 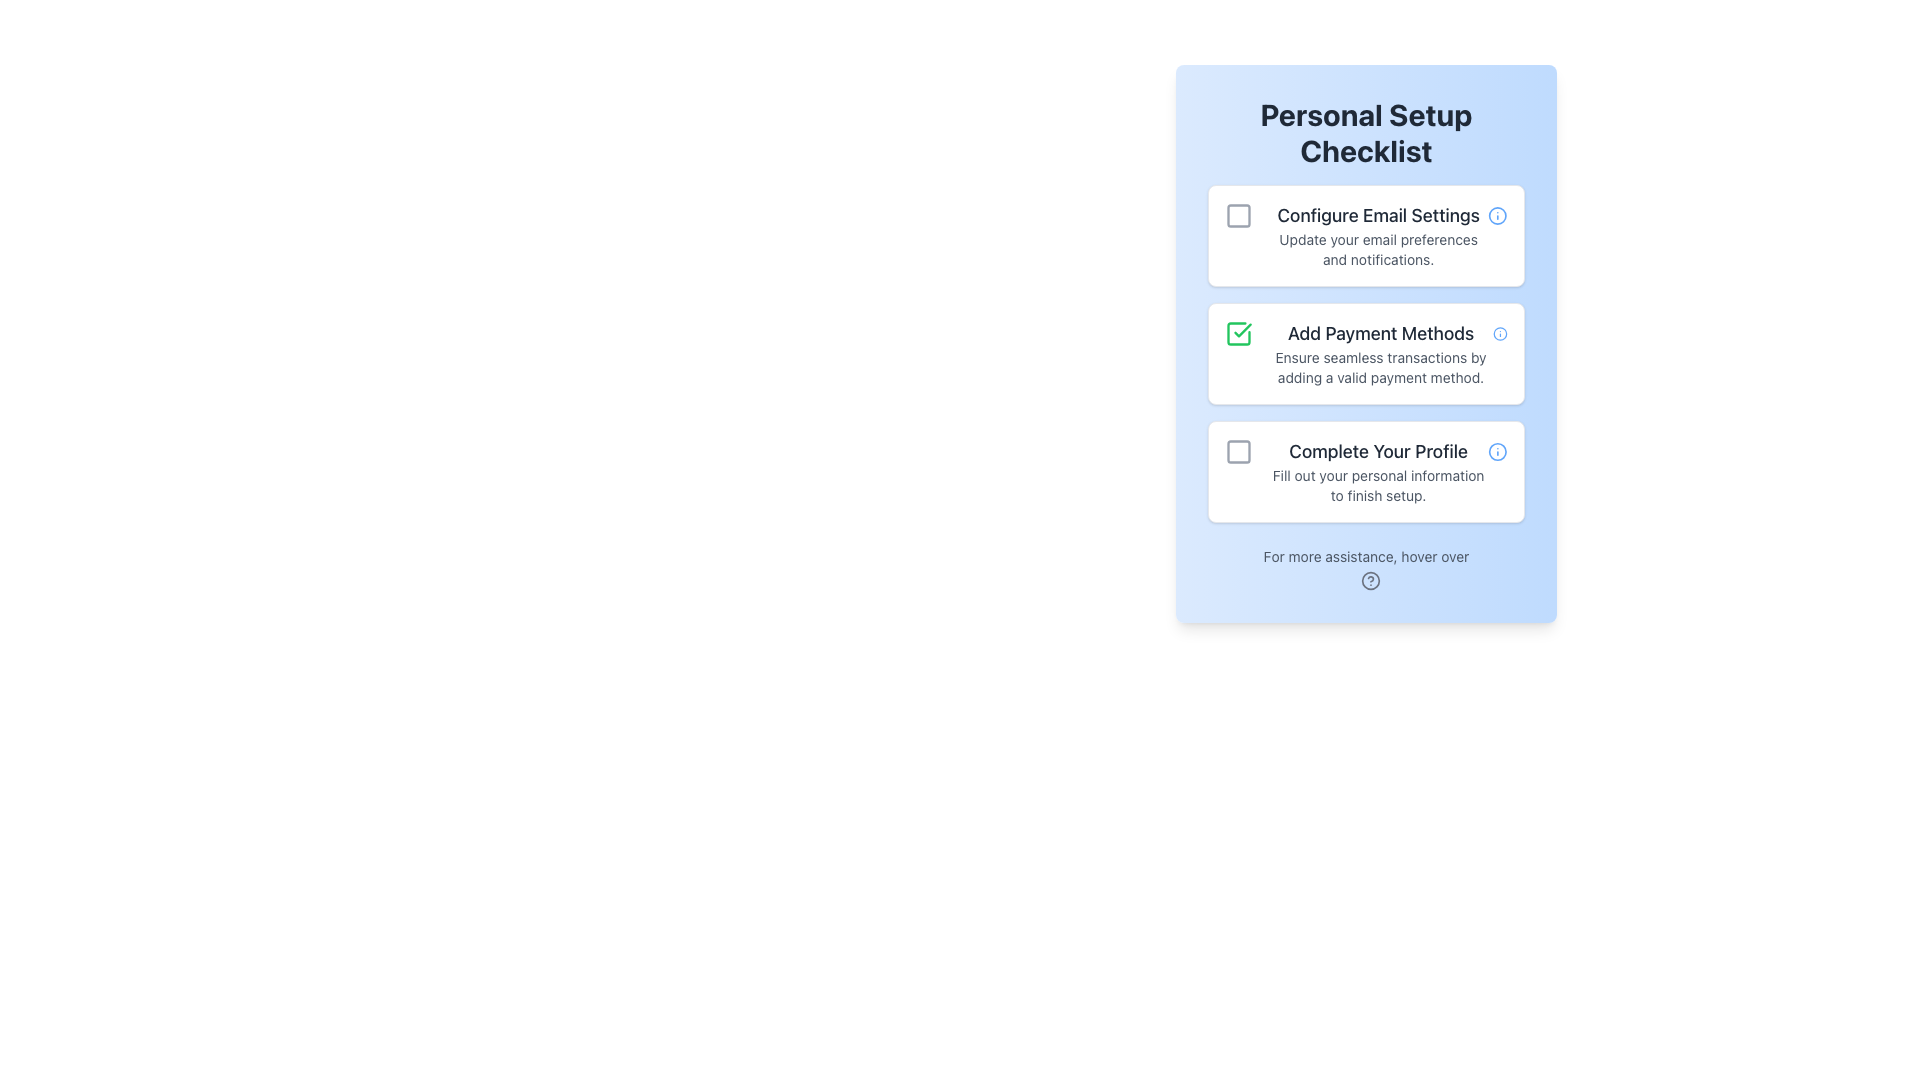 I want to click on the circular SVG graphic with a blue stroke, which is part of the information icon located in the top-right corner of the 'Configure Email Settings' checklist item, so click(x=1498, y=216).